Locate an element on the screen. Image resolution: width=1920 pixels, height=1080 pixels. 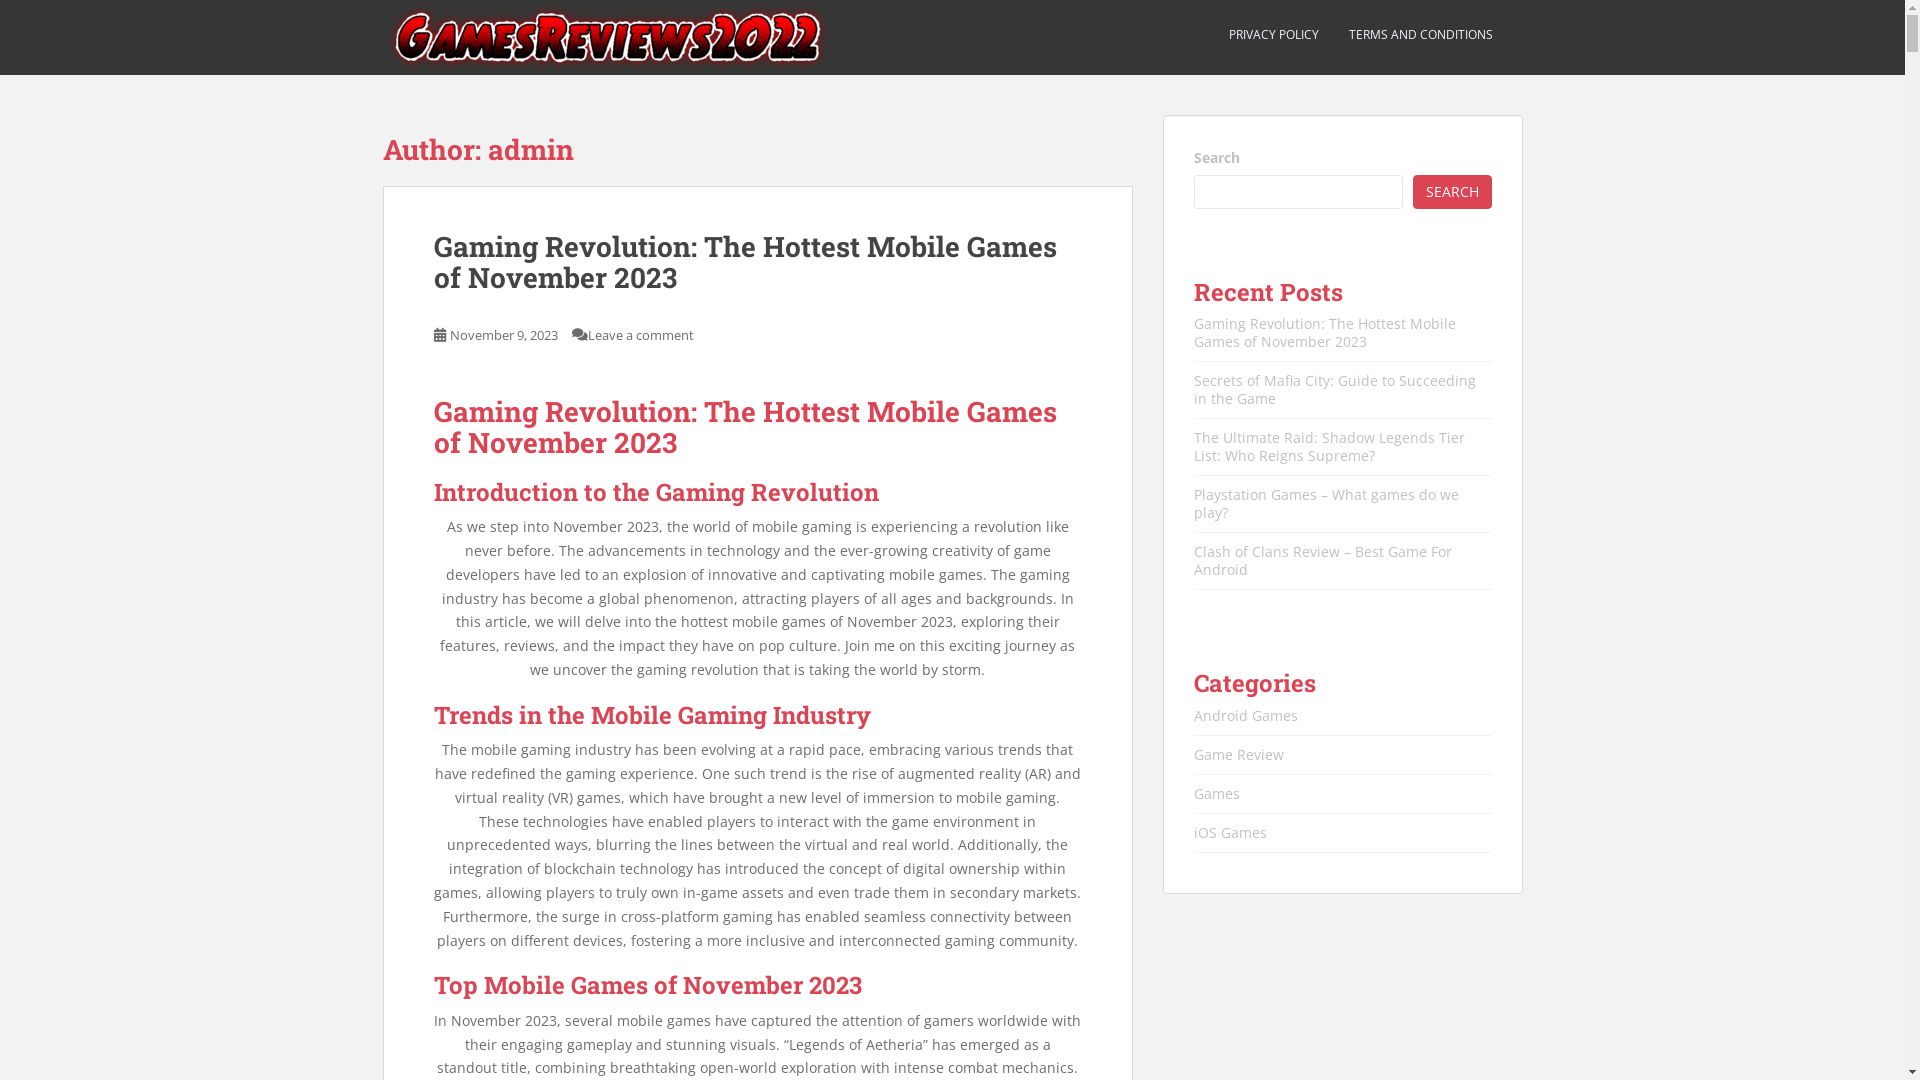
'Leave a comment' is located at coordinates (641, 334).